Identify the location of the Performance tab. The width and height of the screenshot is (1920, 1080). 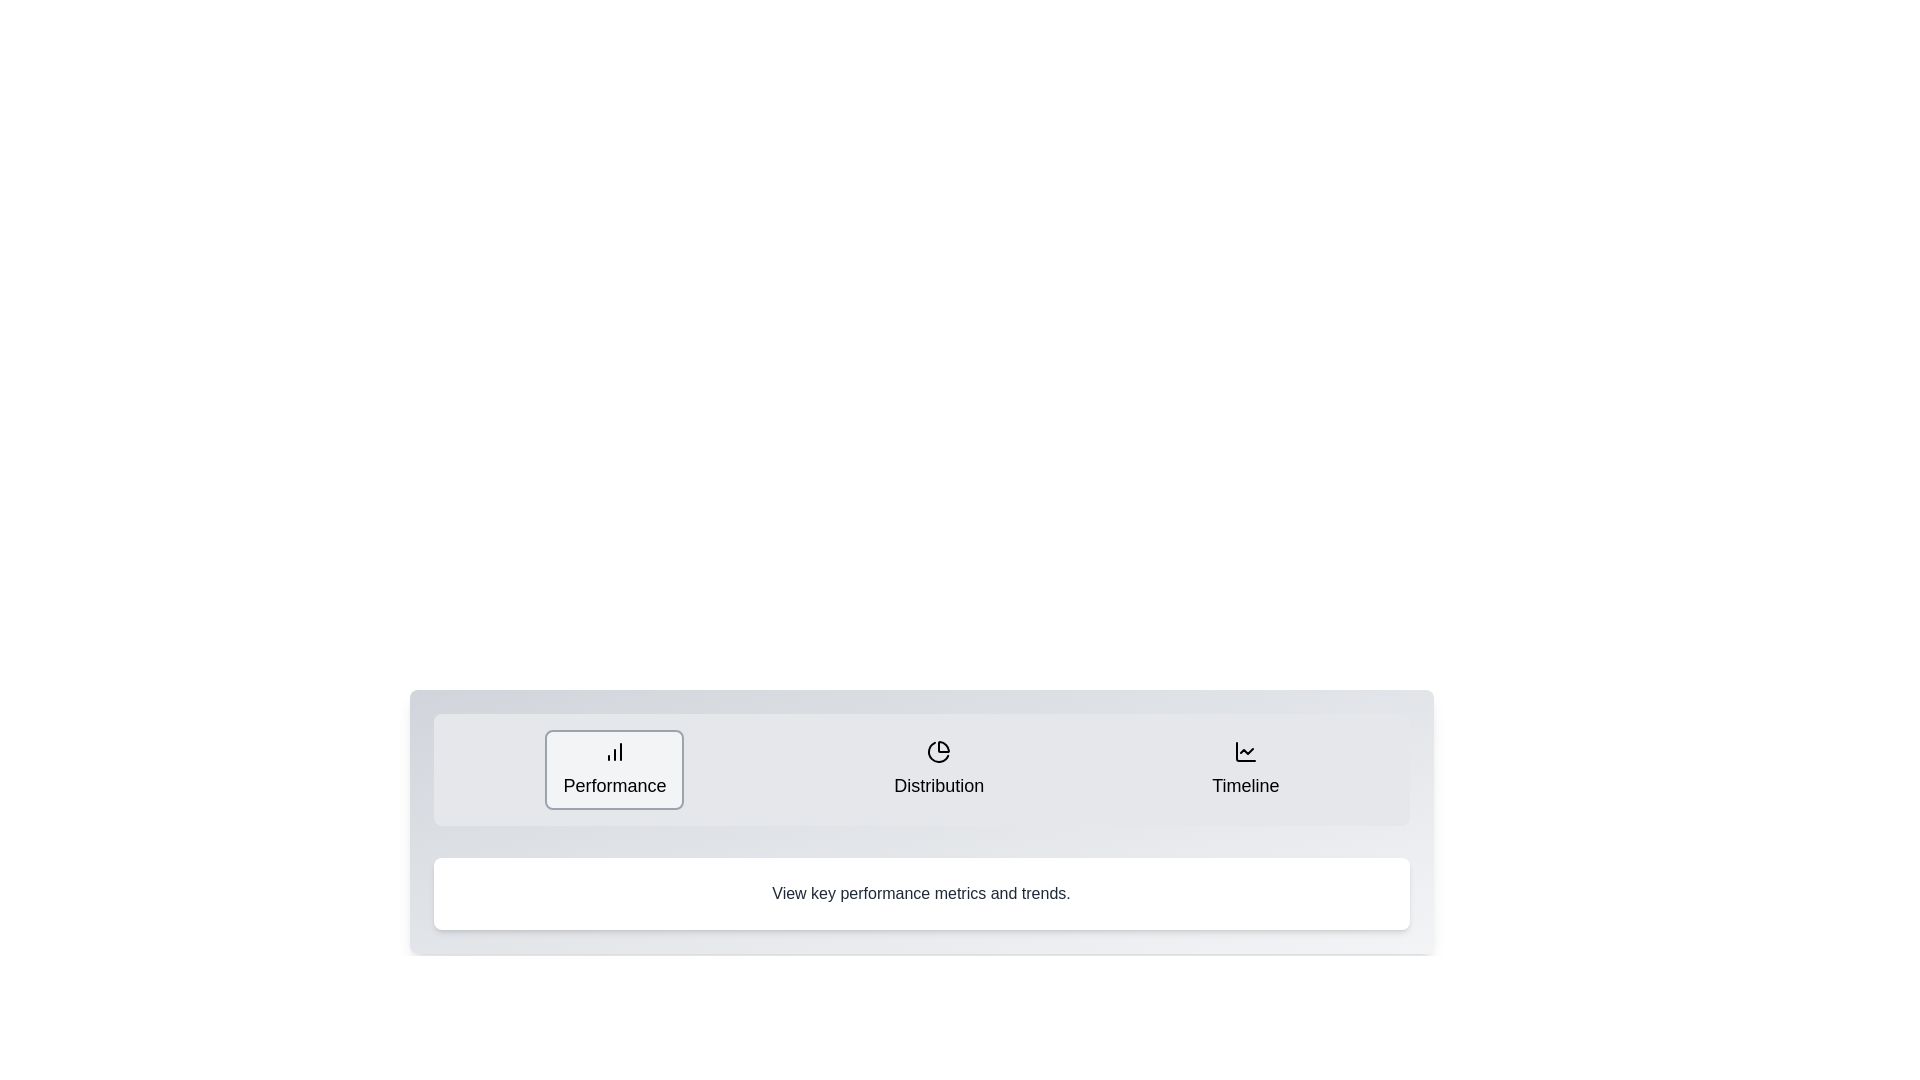
(613, 769).